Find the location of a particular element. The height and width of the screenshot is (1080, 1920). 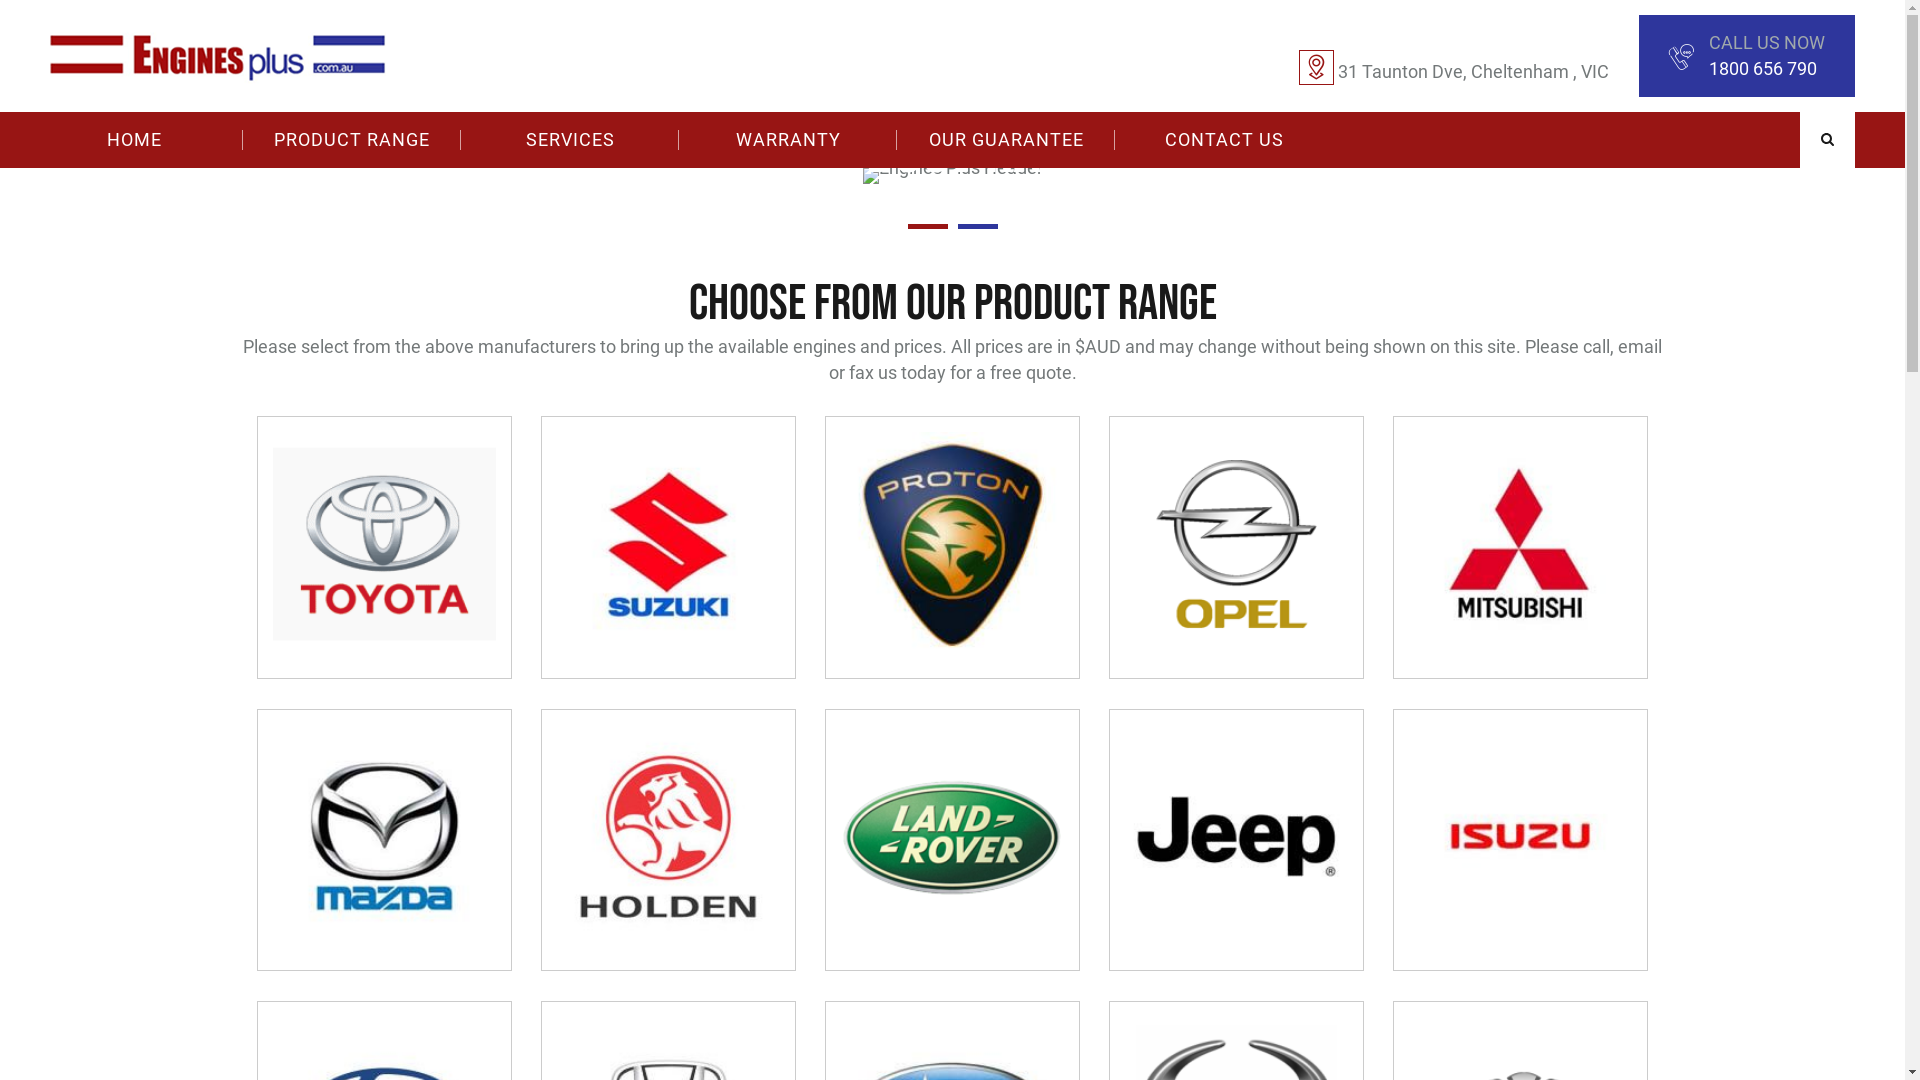

'CONTACT US' is located at coordinates (1223, 138).